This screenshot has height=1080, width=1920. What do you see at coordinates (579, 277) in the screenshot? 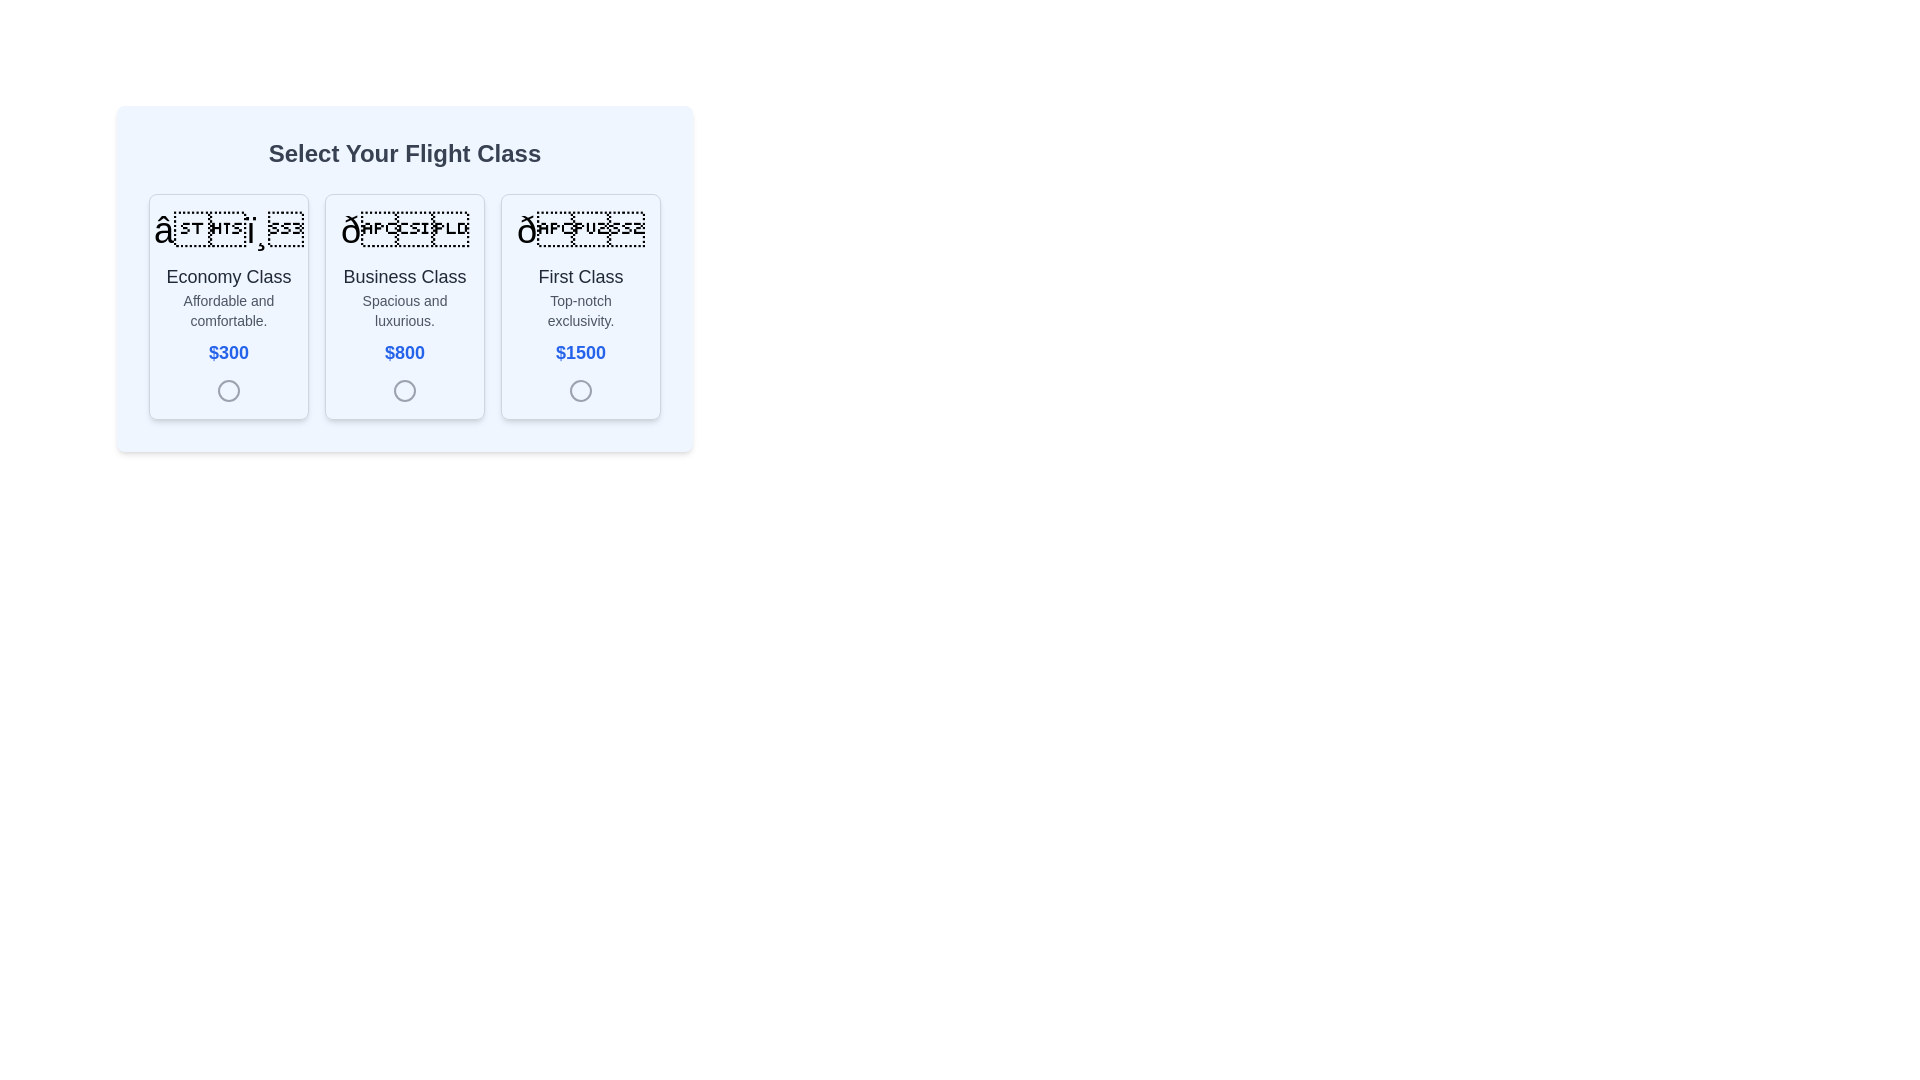
I see `the text label reading 'First Class', which is styled with a large bold font and is located in the third card of the flight class selection, positioned centrally below an icon and above the text 'Top-notch exclusivity'` at bounding box center [579, 277].